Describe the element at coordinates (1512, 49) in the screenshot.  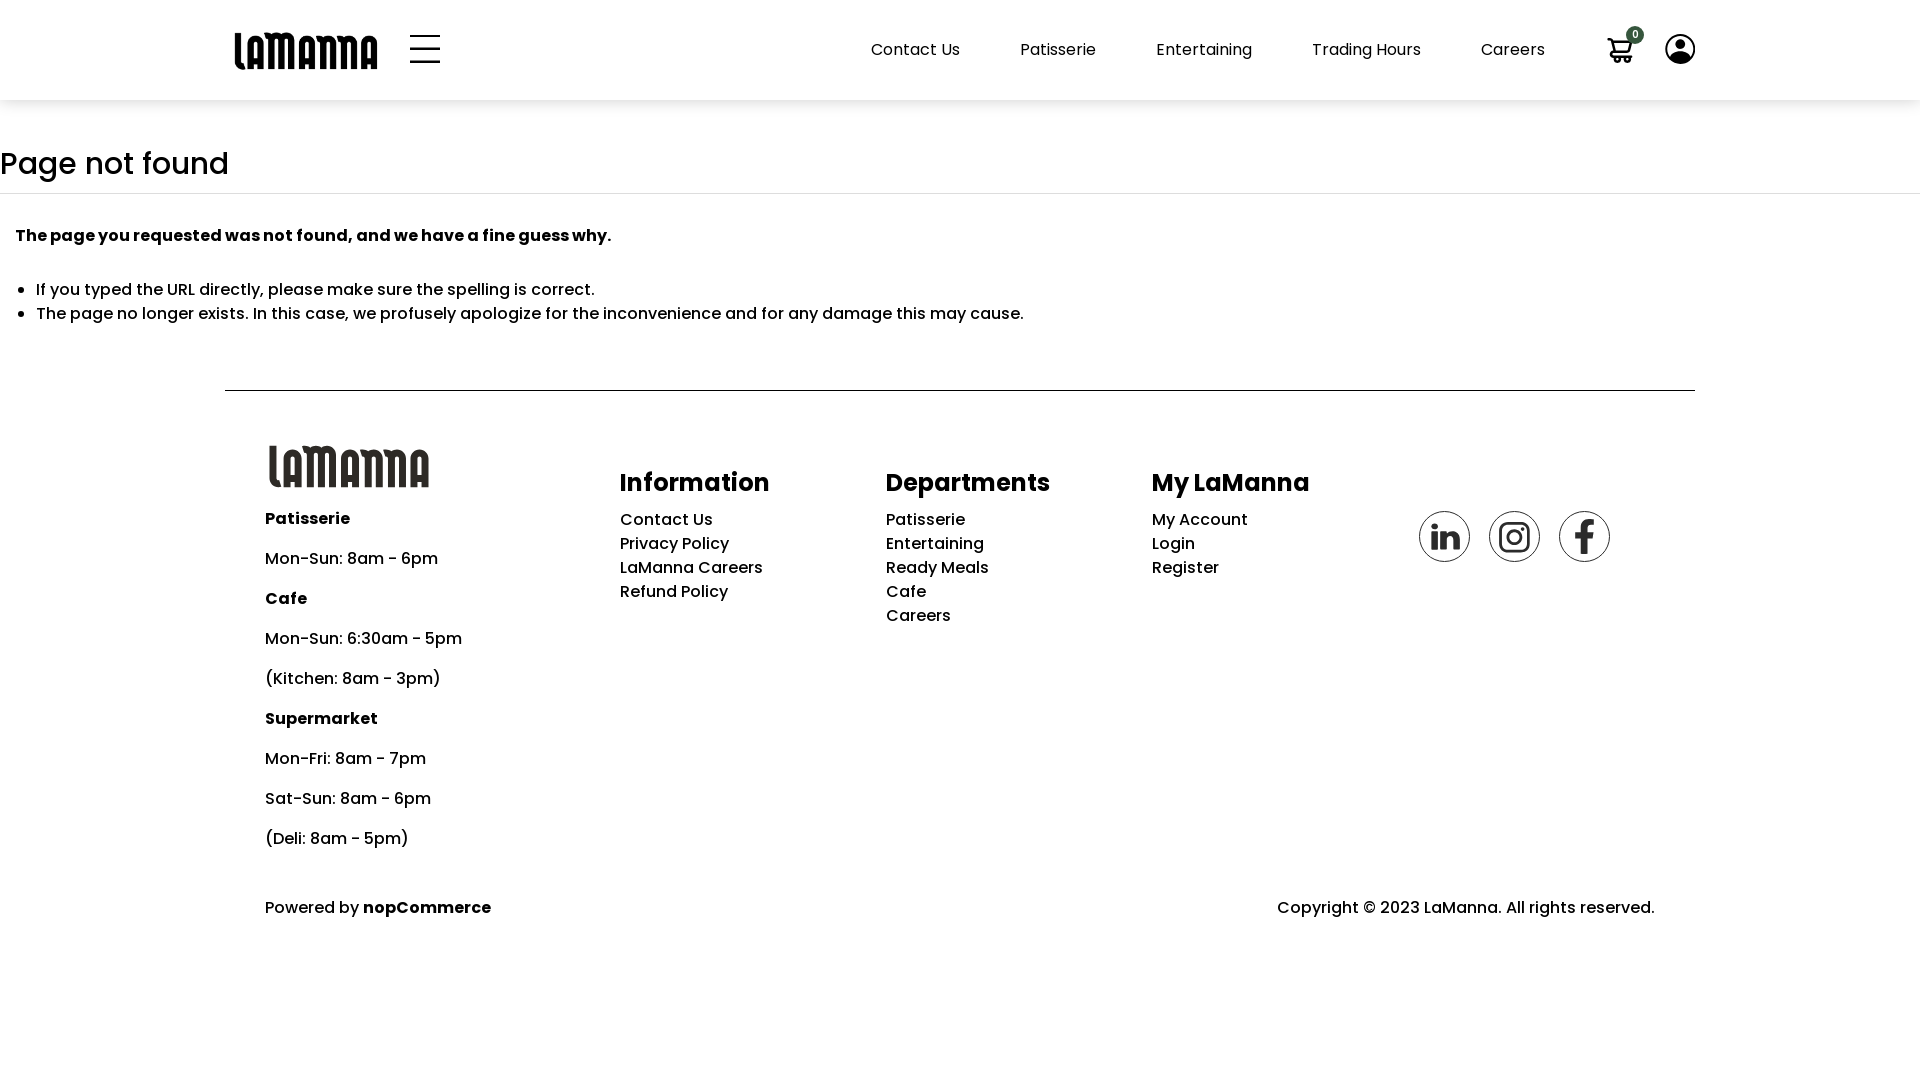
I see `'Careers'` at that location.